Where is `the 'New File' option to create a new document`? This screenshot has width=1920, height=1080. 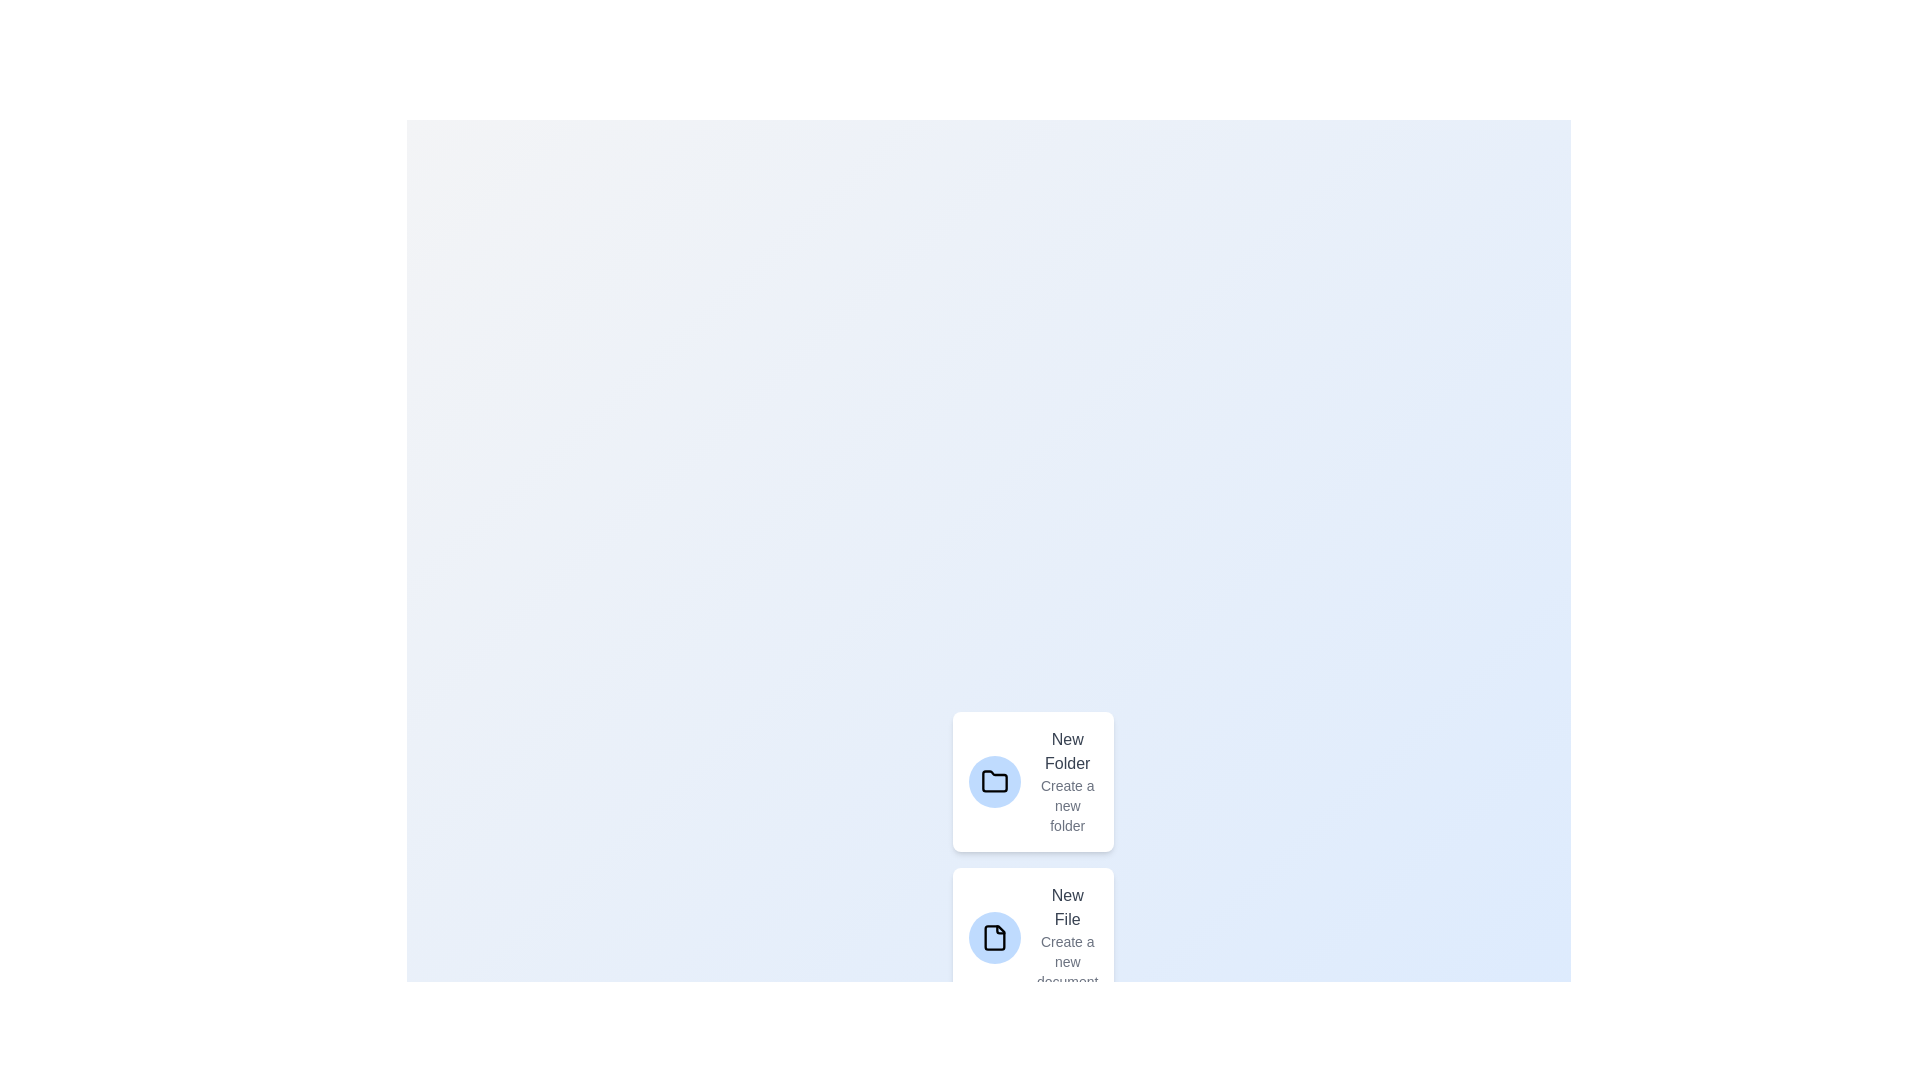 the 'New File' option to create a new document is located at coordinates (1032, 937).